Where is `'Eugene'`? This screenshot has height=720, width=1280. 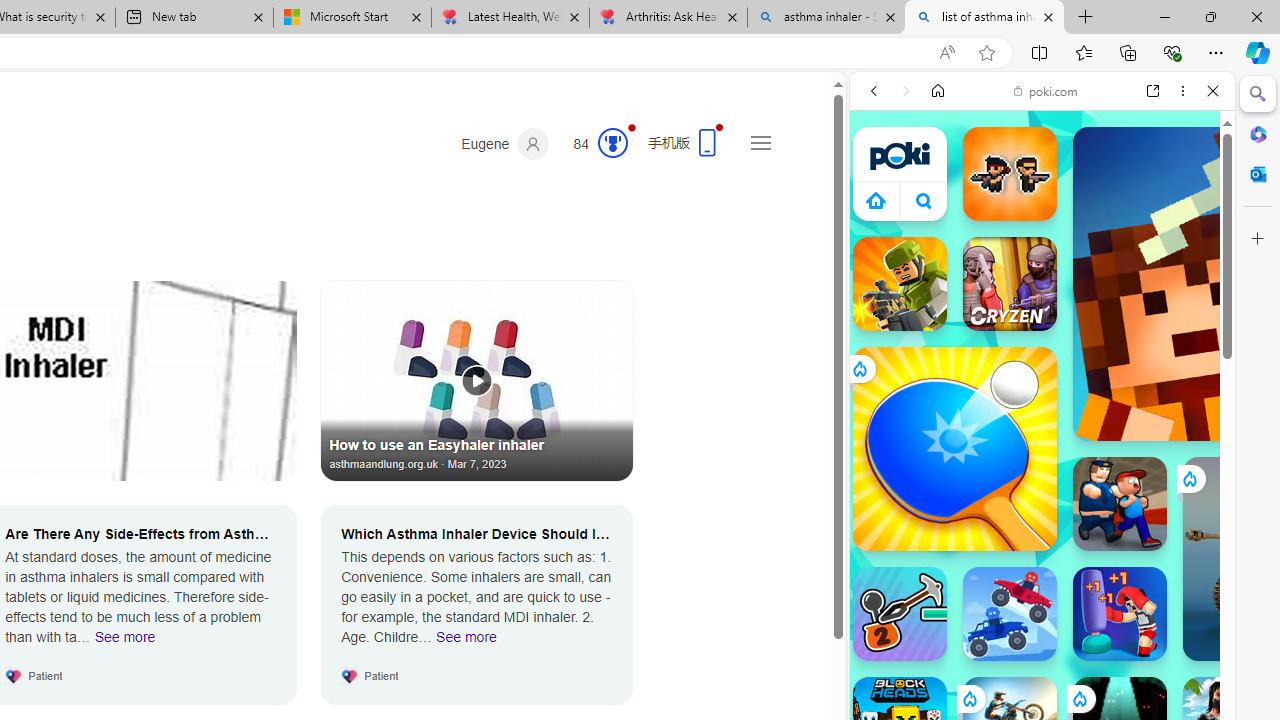
'Eugene' is located at coordinates (505, 143).